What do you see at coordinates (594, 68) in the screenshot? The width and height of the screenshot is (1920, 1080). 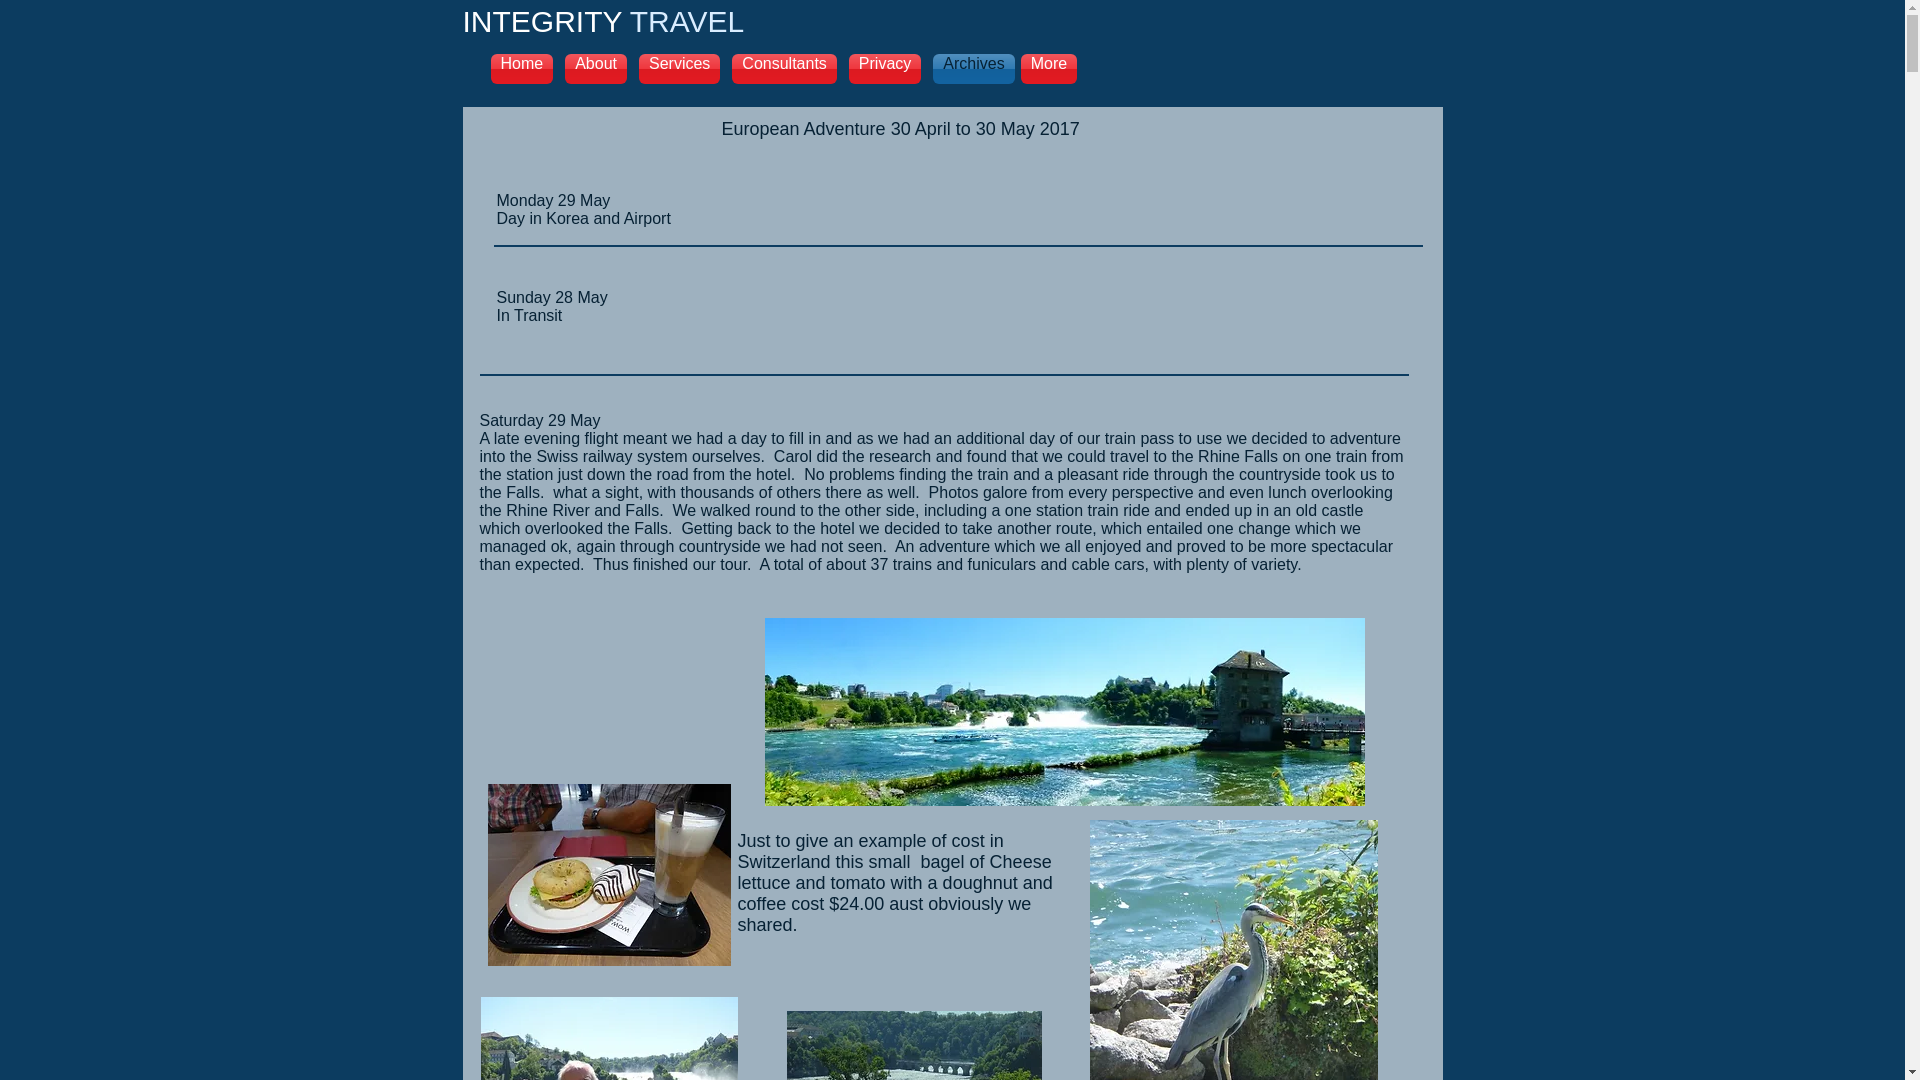 I see `'About'` at bounding box center [594, 68].